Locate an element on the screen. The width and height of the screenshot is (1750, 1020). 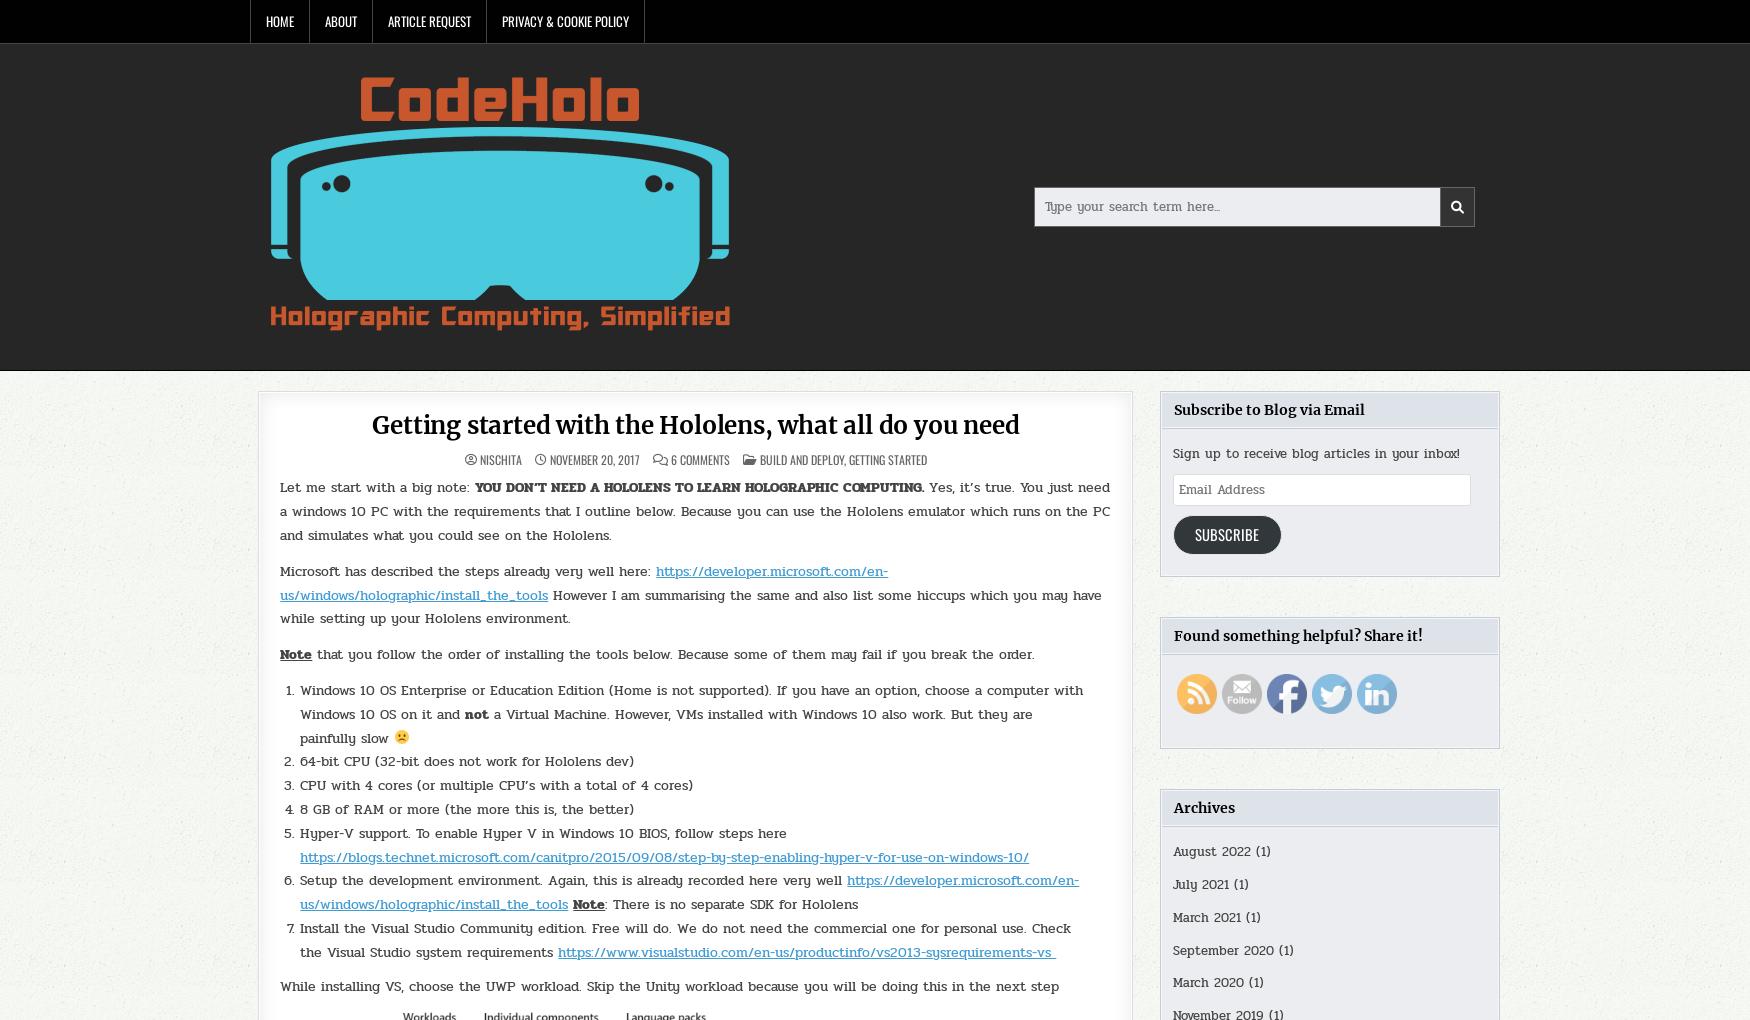
'September 2020' is located at coordinates (1222, 949).